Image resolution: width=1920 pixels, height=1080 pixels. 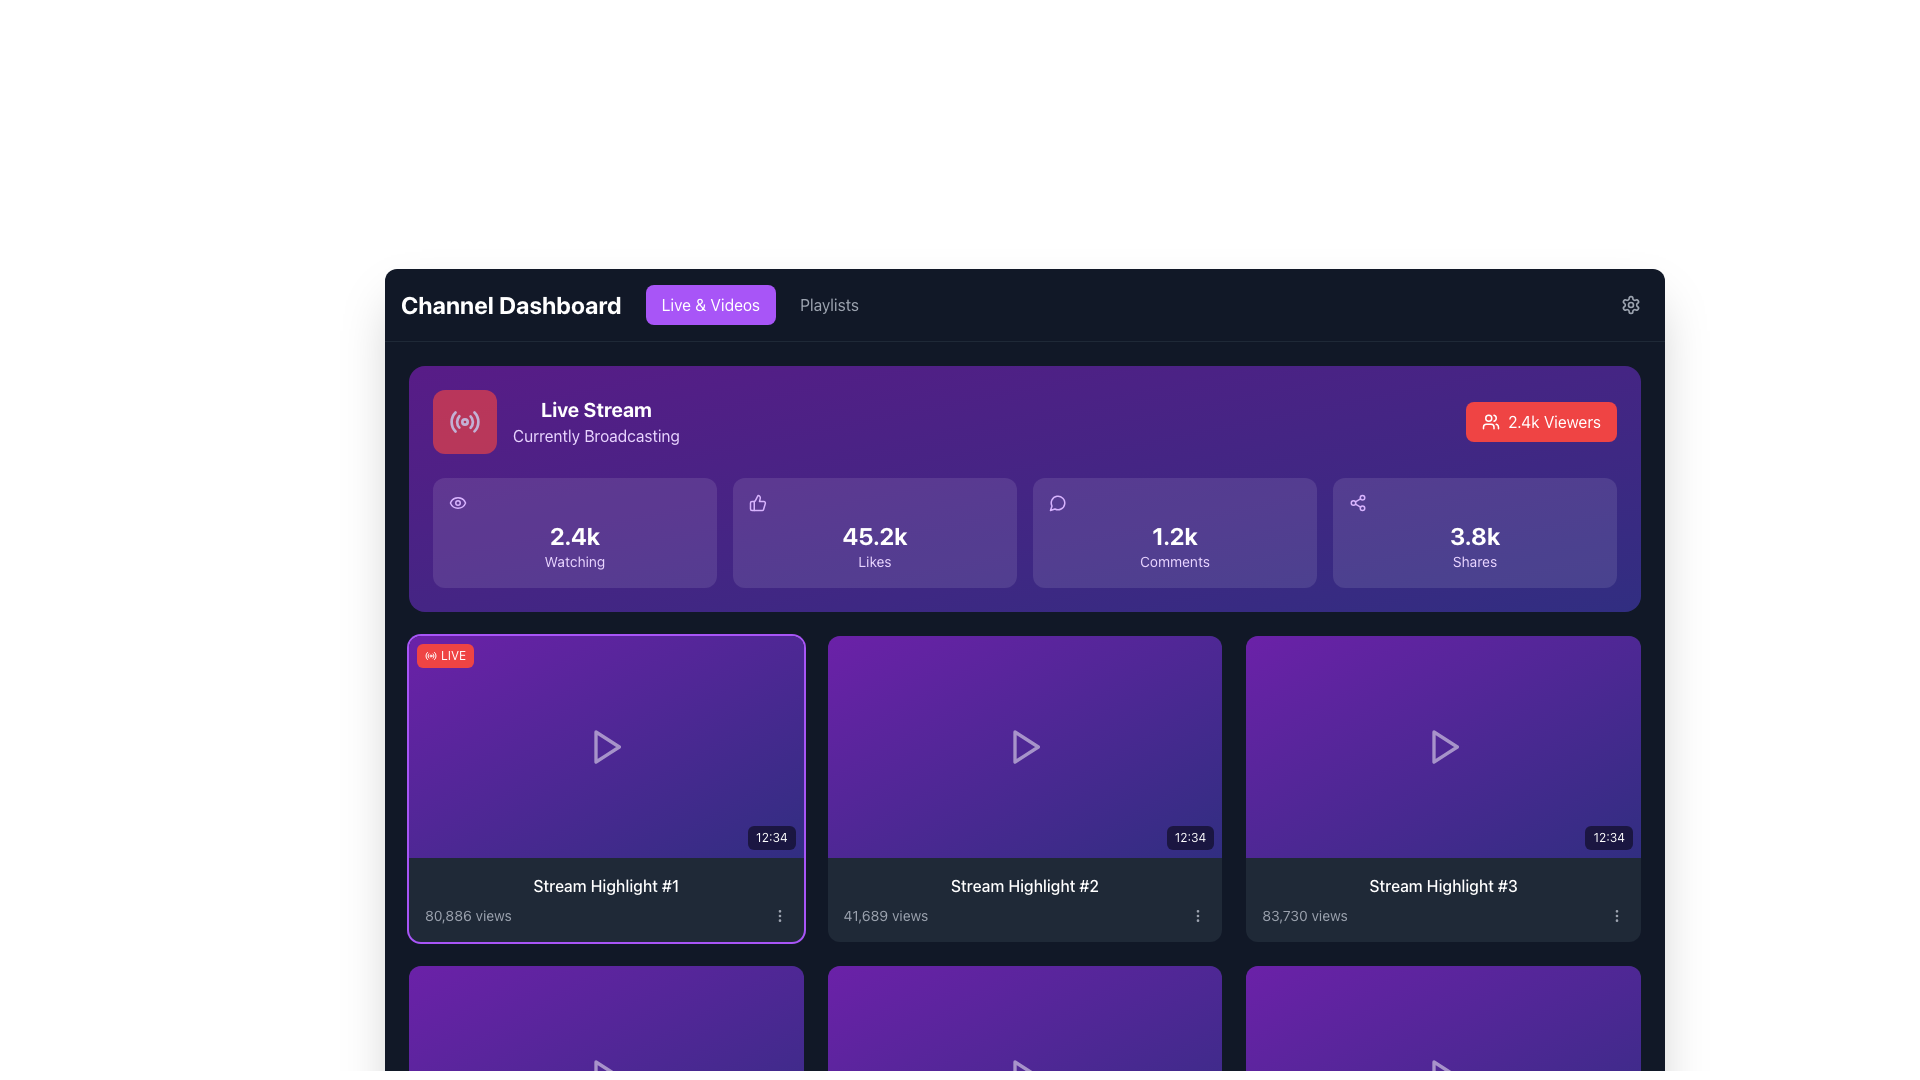 What do you see at coordinates (605, 746) in the screenshot?
I see `the triangular play icon with a purple outline located in the center of the card titled 'Stream Highlight #1' to play the stream` at bounding box center [605, 746].